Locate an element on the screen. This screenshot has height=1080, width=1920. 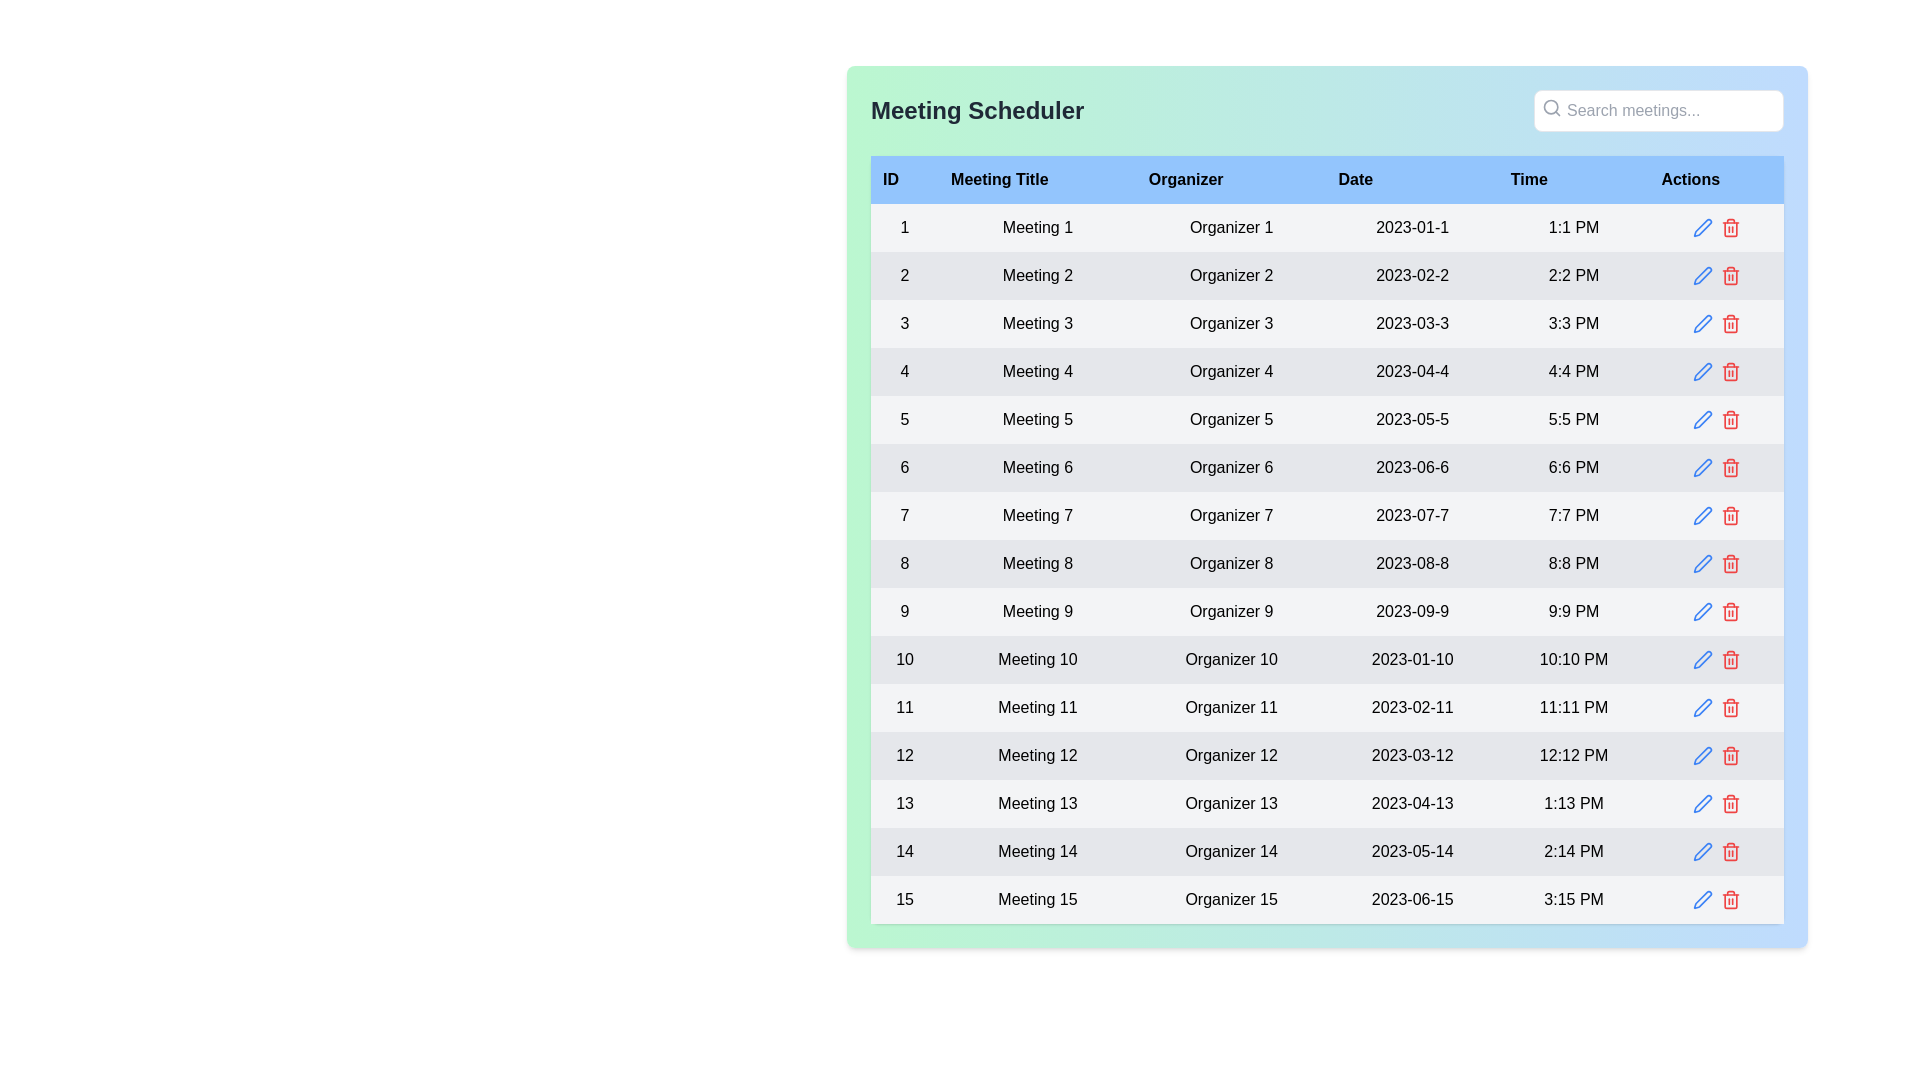
the delete icon within the 'Actions' column of the second row for the meeting titled 'Meeting 2' is located at coordinates (1715, 276).